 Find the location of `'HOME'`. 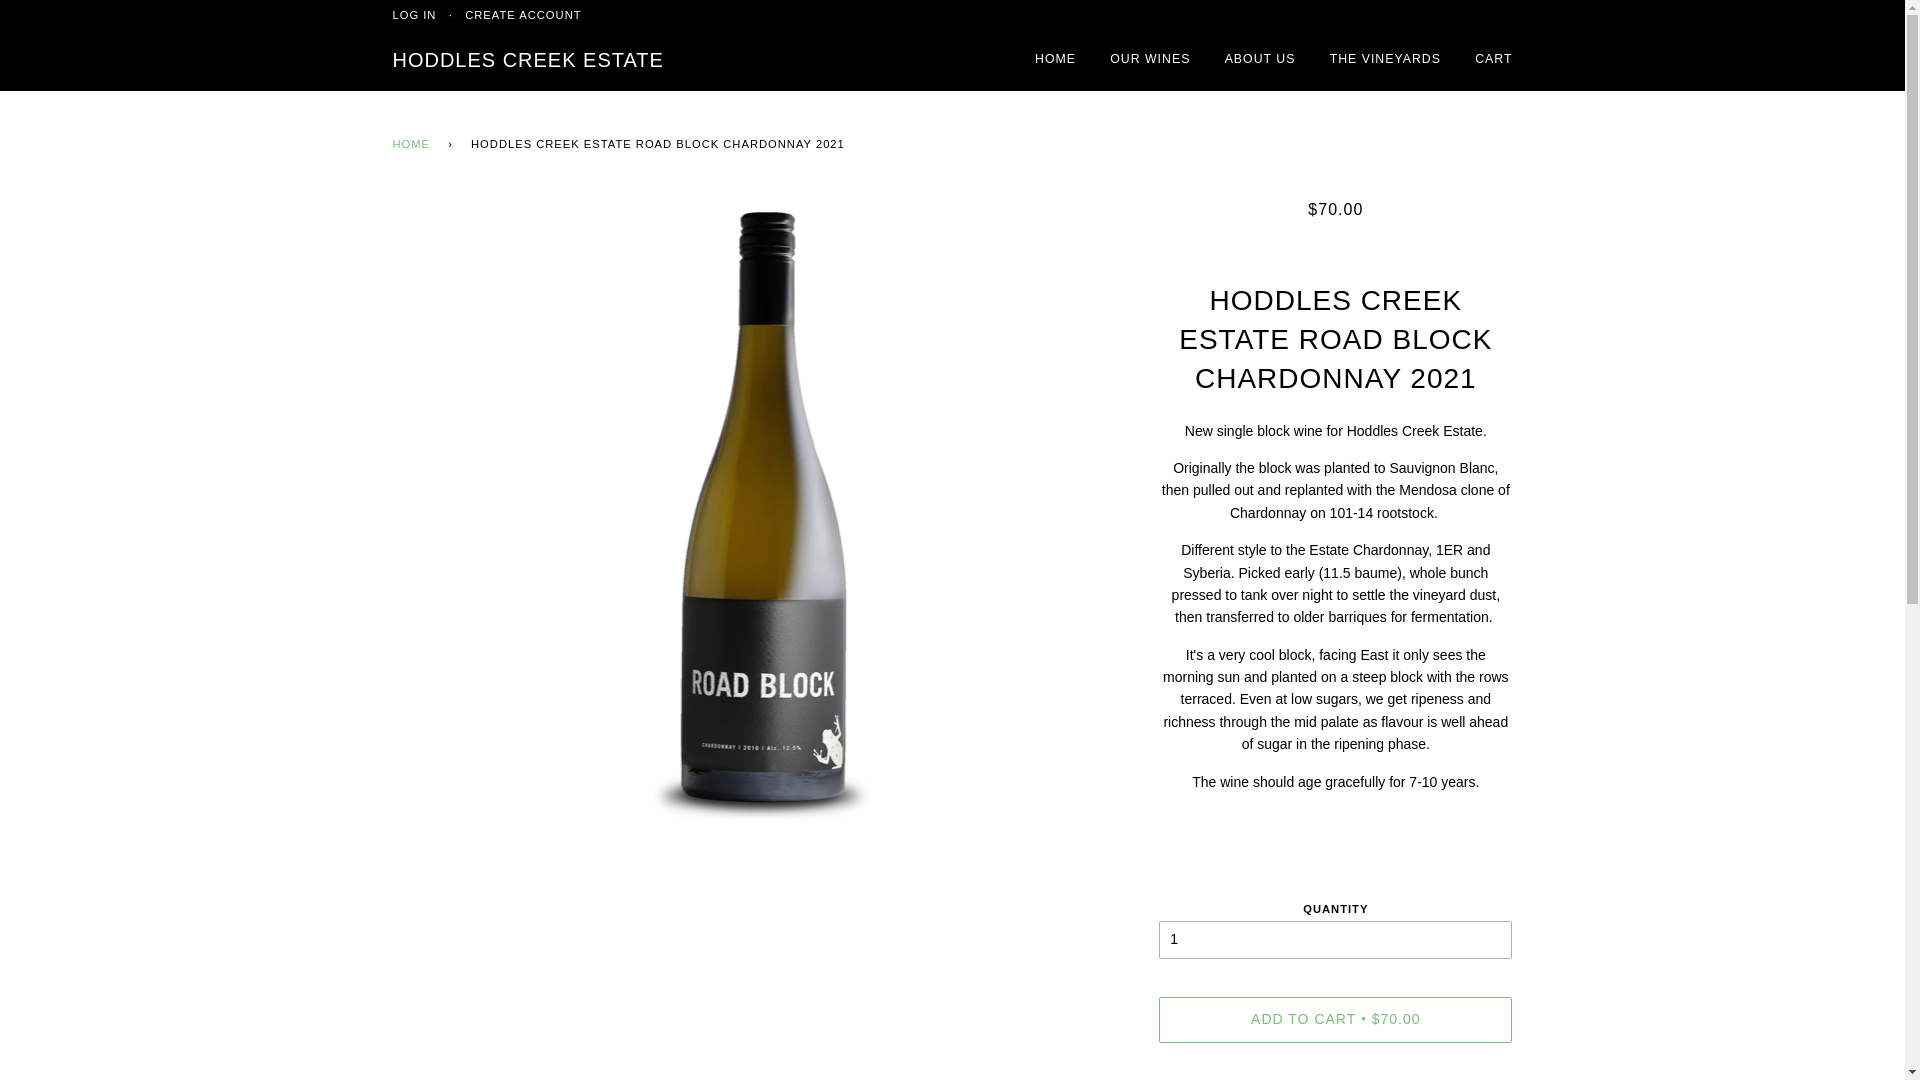

'HOME' is located at coordinates (413, 144).